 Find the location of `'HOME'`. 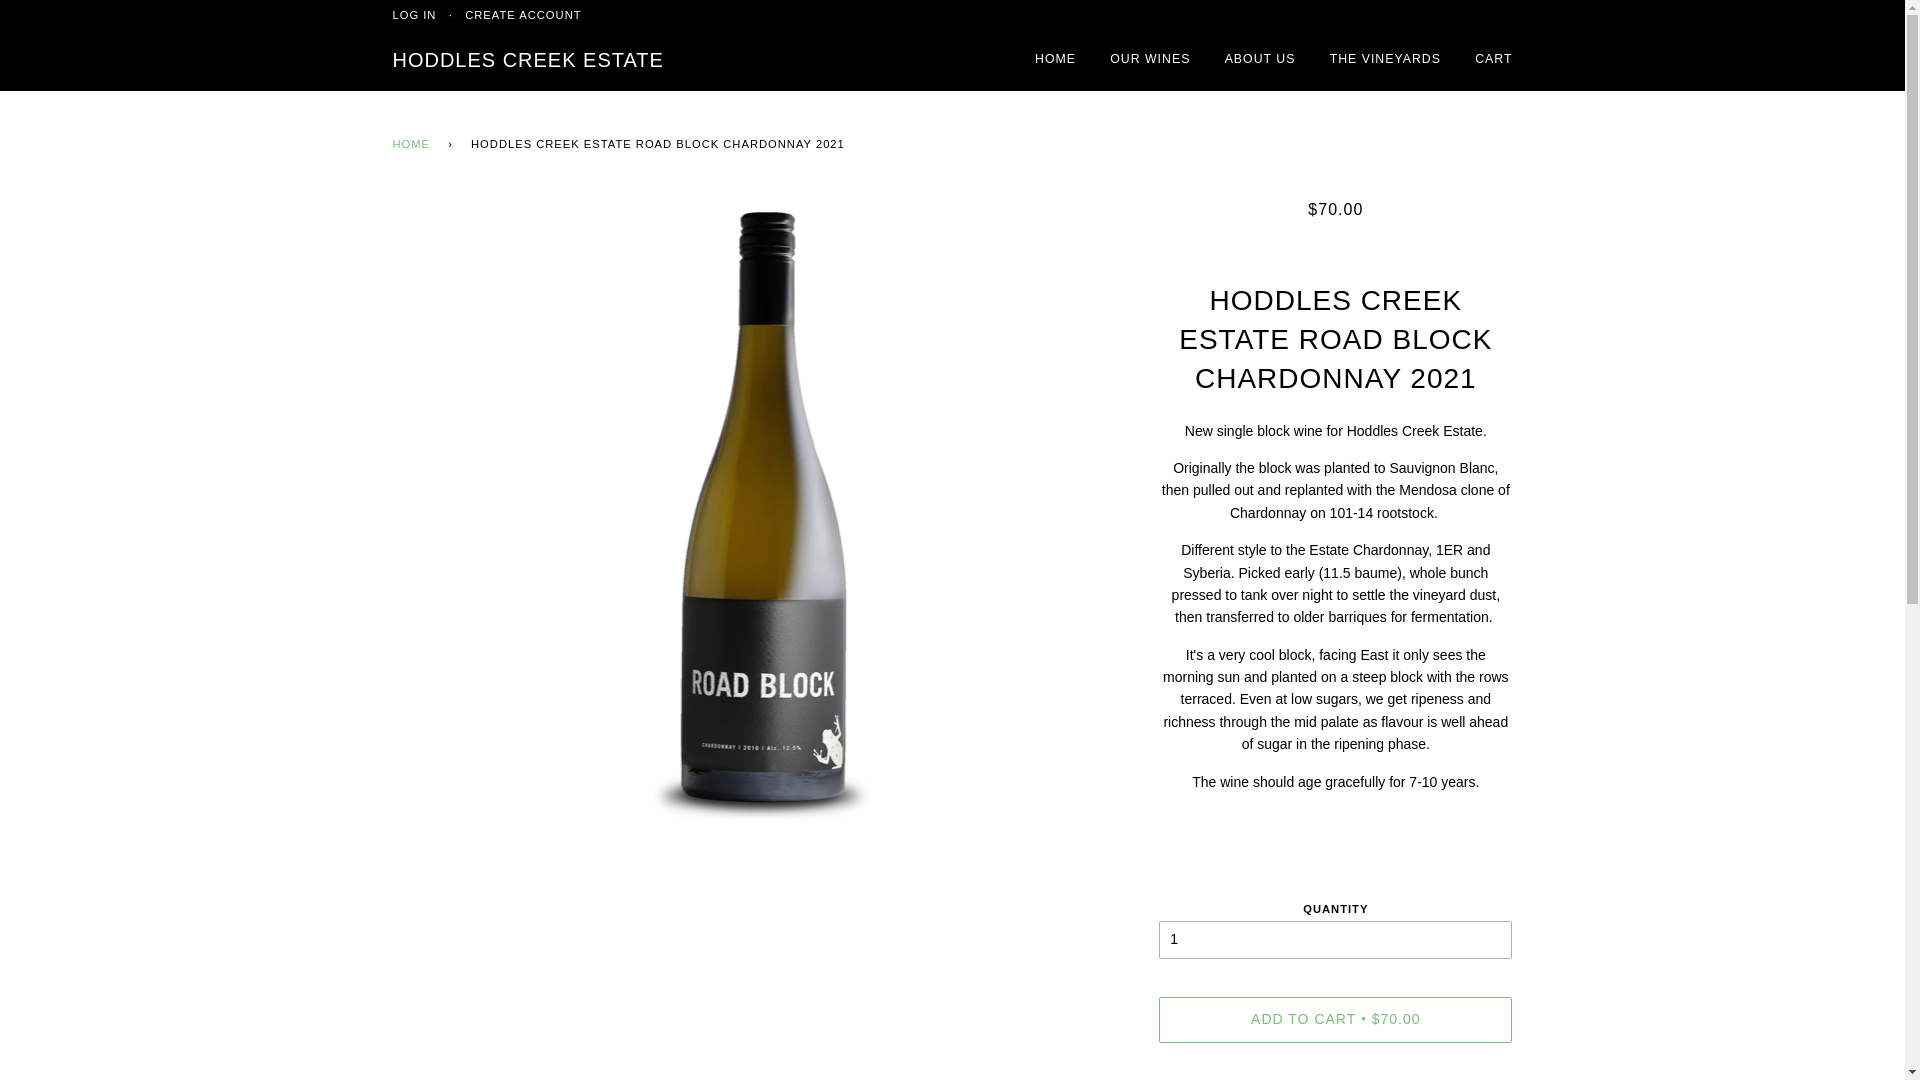

'HOME' is located at coordinates (413, 144).